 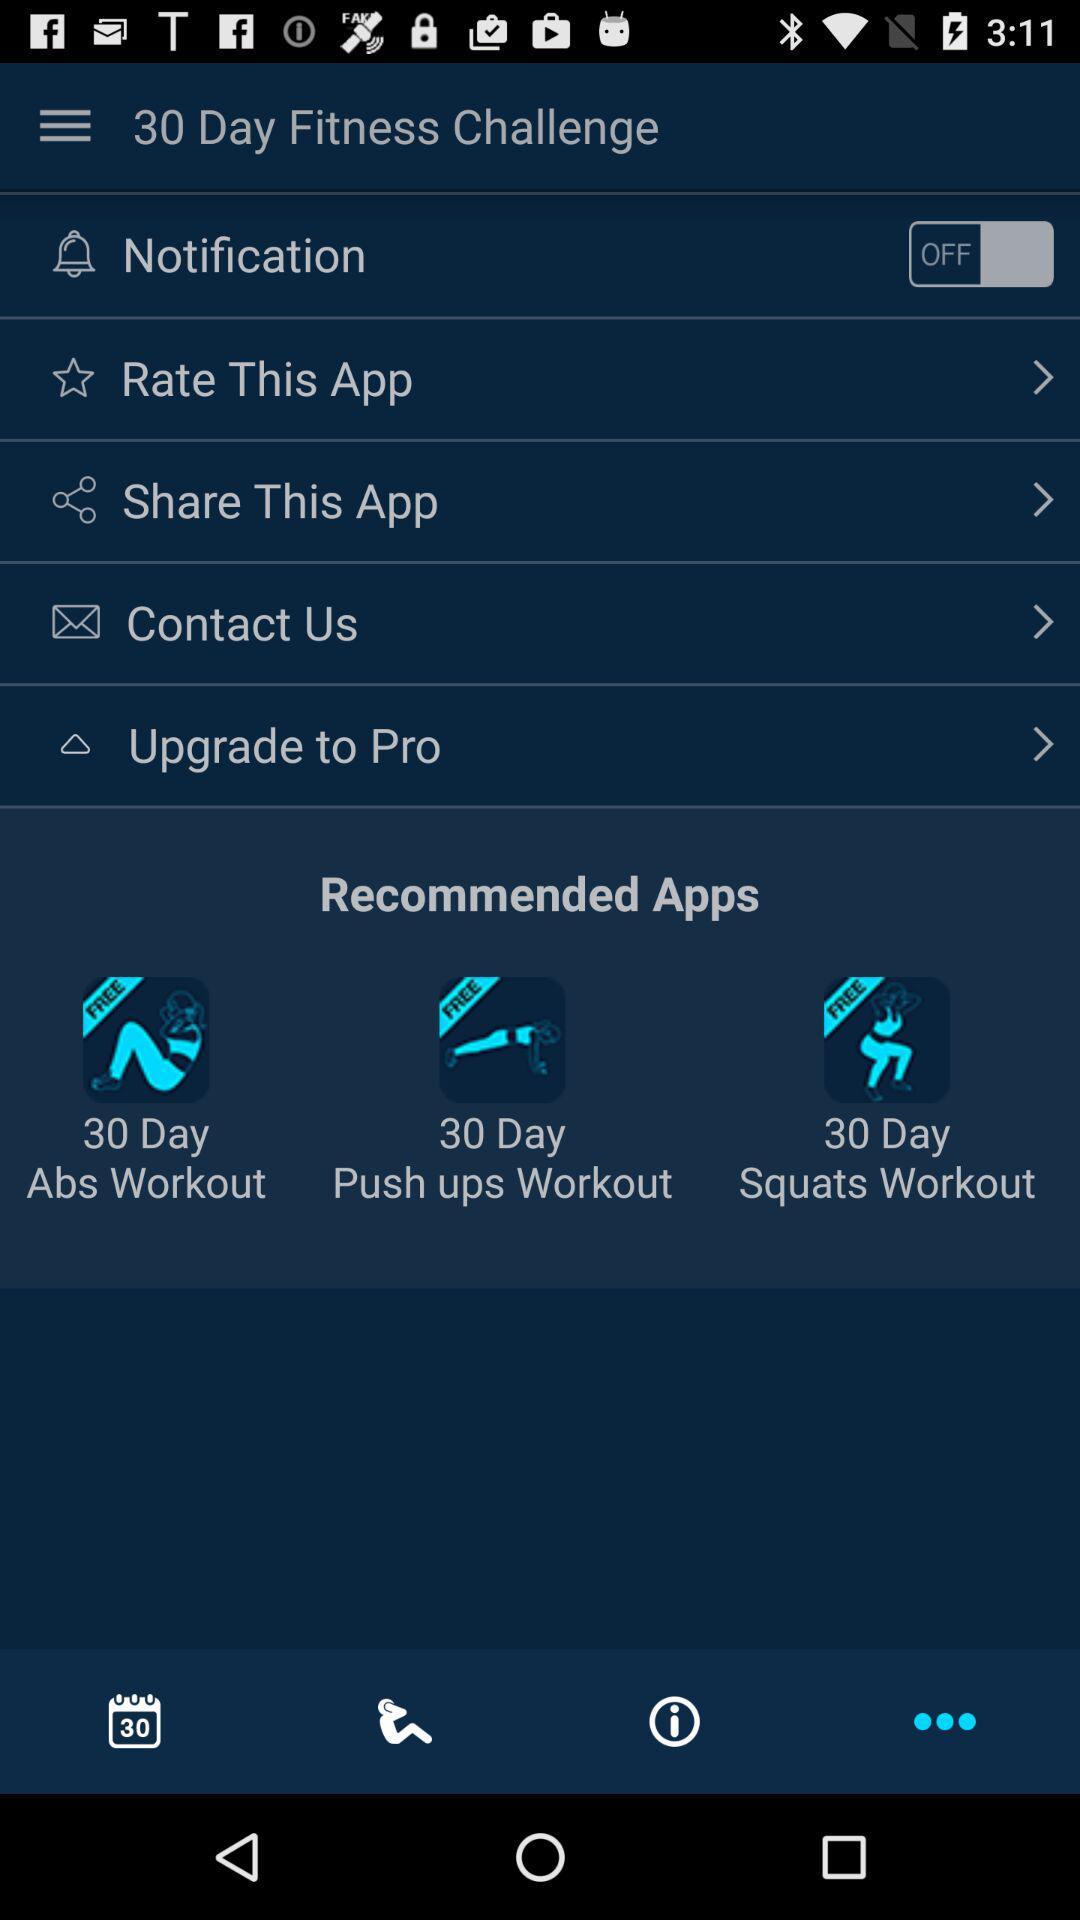 What do you see at coordinates (945, 1720) in the screenshot?
I see `three dot icon in blue color at the bottom right corner` at bounding box center [945, 1720].